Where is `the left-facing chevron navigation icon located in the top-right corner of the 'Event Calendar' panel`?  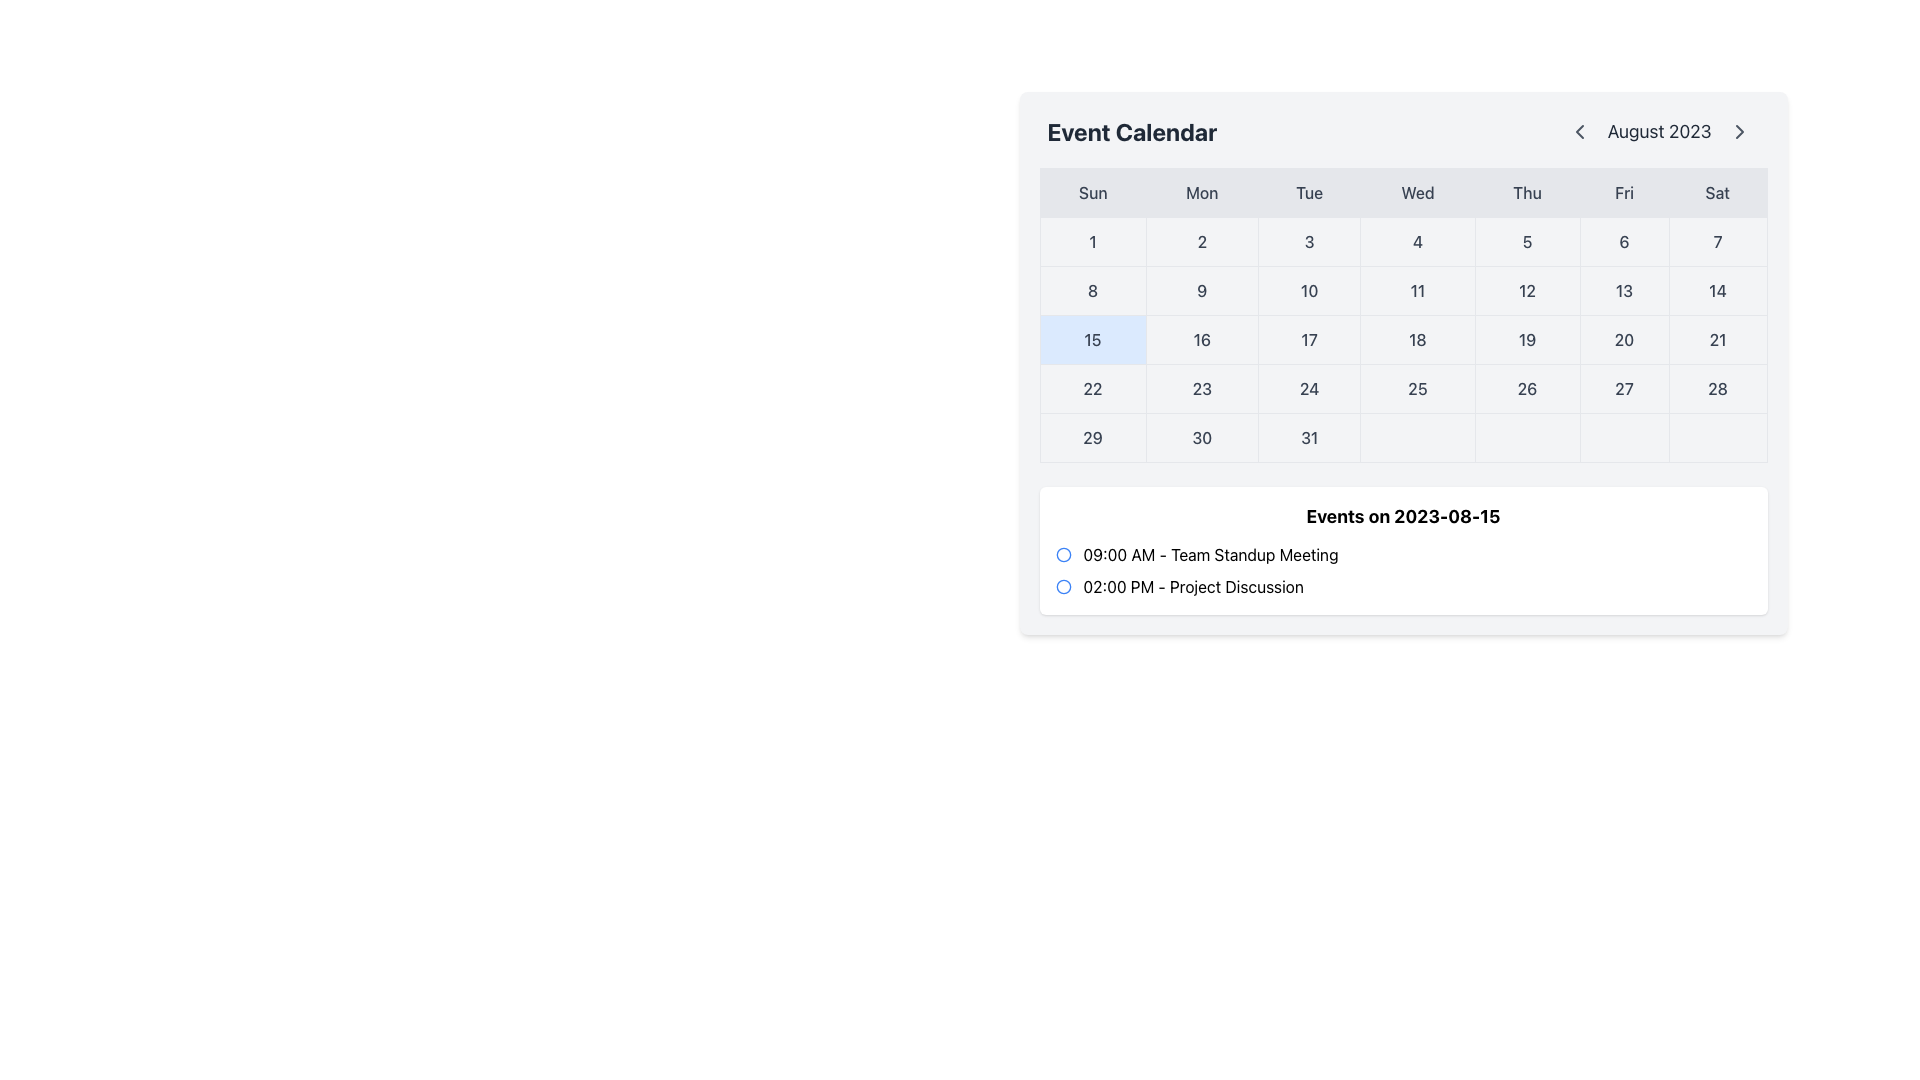
the left-facing chevron navigation icon located in the top-right corner of the 'Event Calendar' panel is located at coordinates (1578, 131).